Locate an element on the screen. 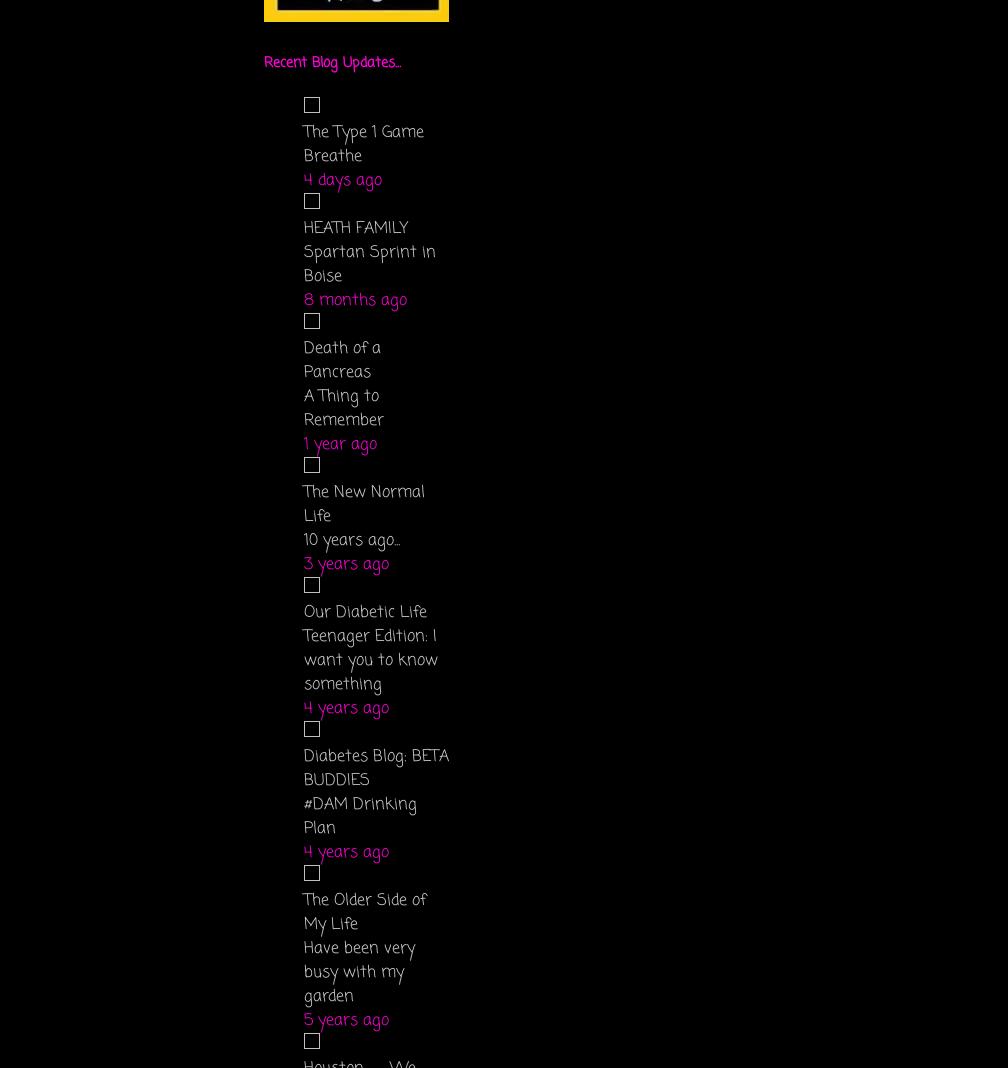 This screenshot has height=1068, width=1008. 'Spartan Sprint in Boise' is located at coordinates (304, 264).